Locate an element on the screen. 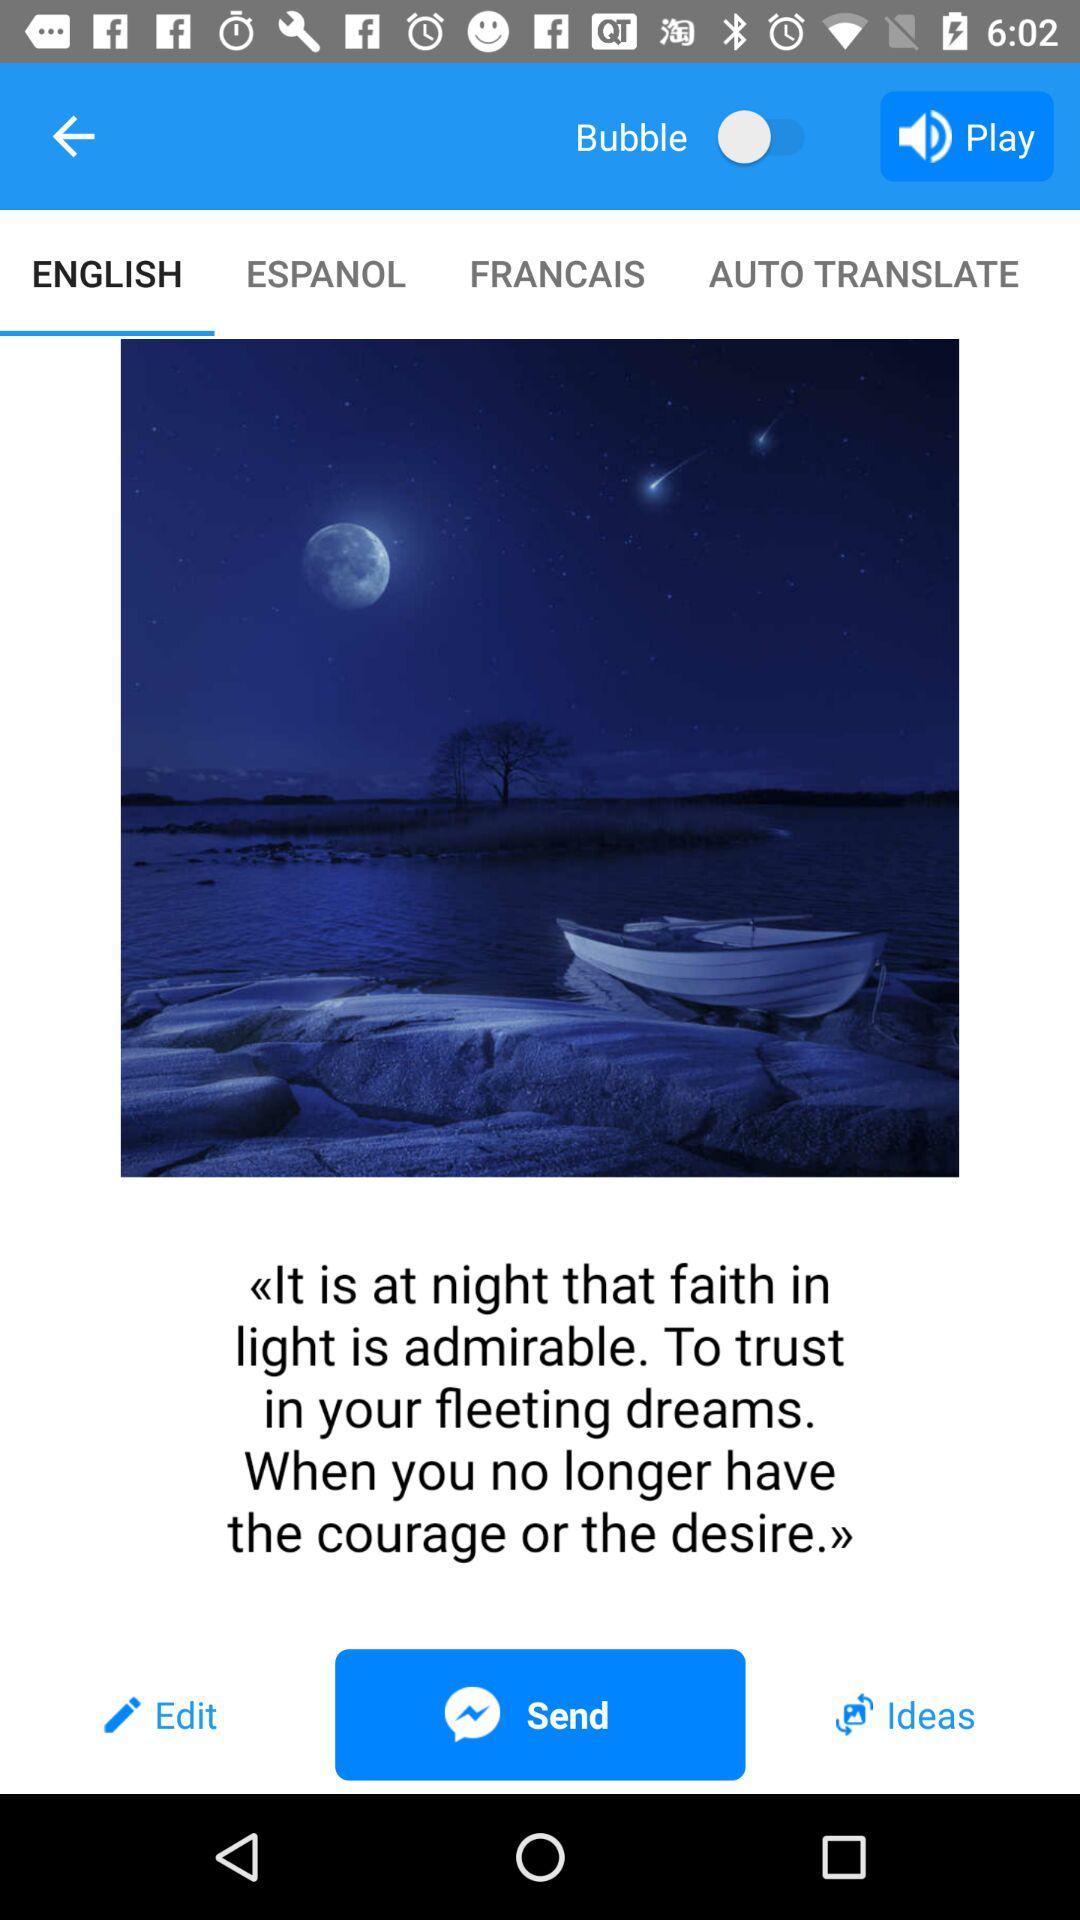 This screenshot has width=1080, height=1920. the item to the left of bubble icon is located at coordinates (72, 135).